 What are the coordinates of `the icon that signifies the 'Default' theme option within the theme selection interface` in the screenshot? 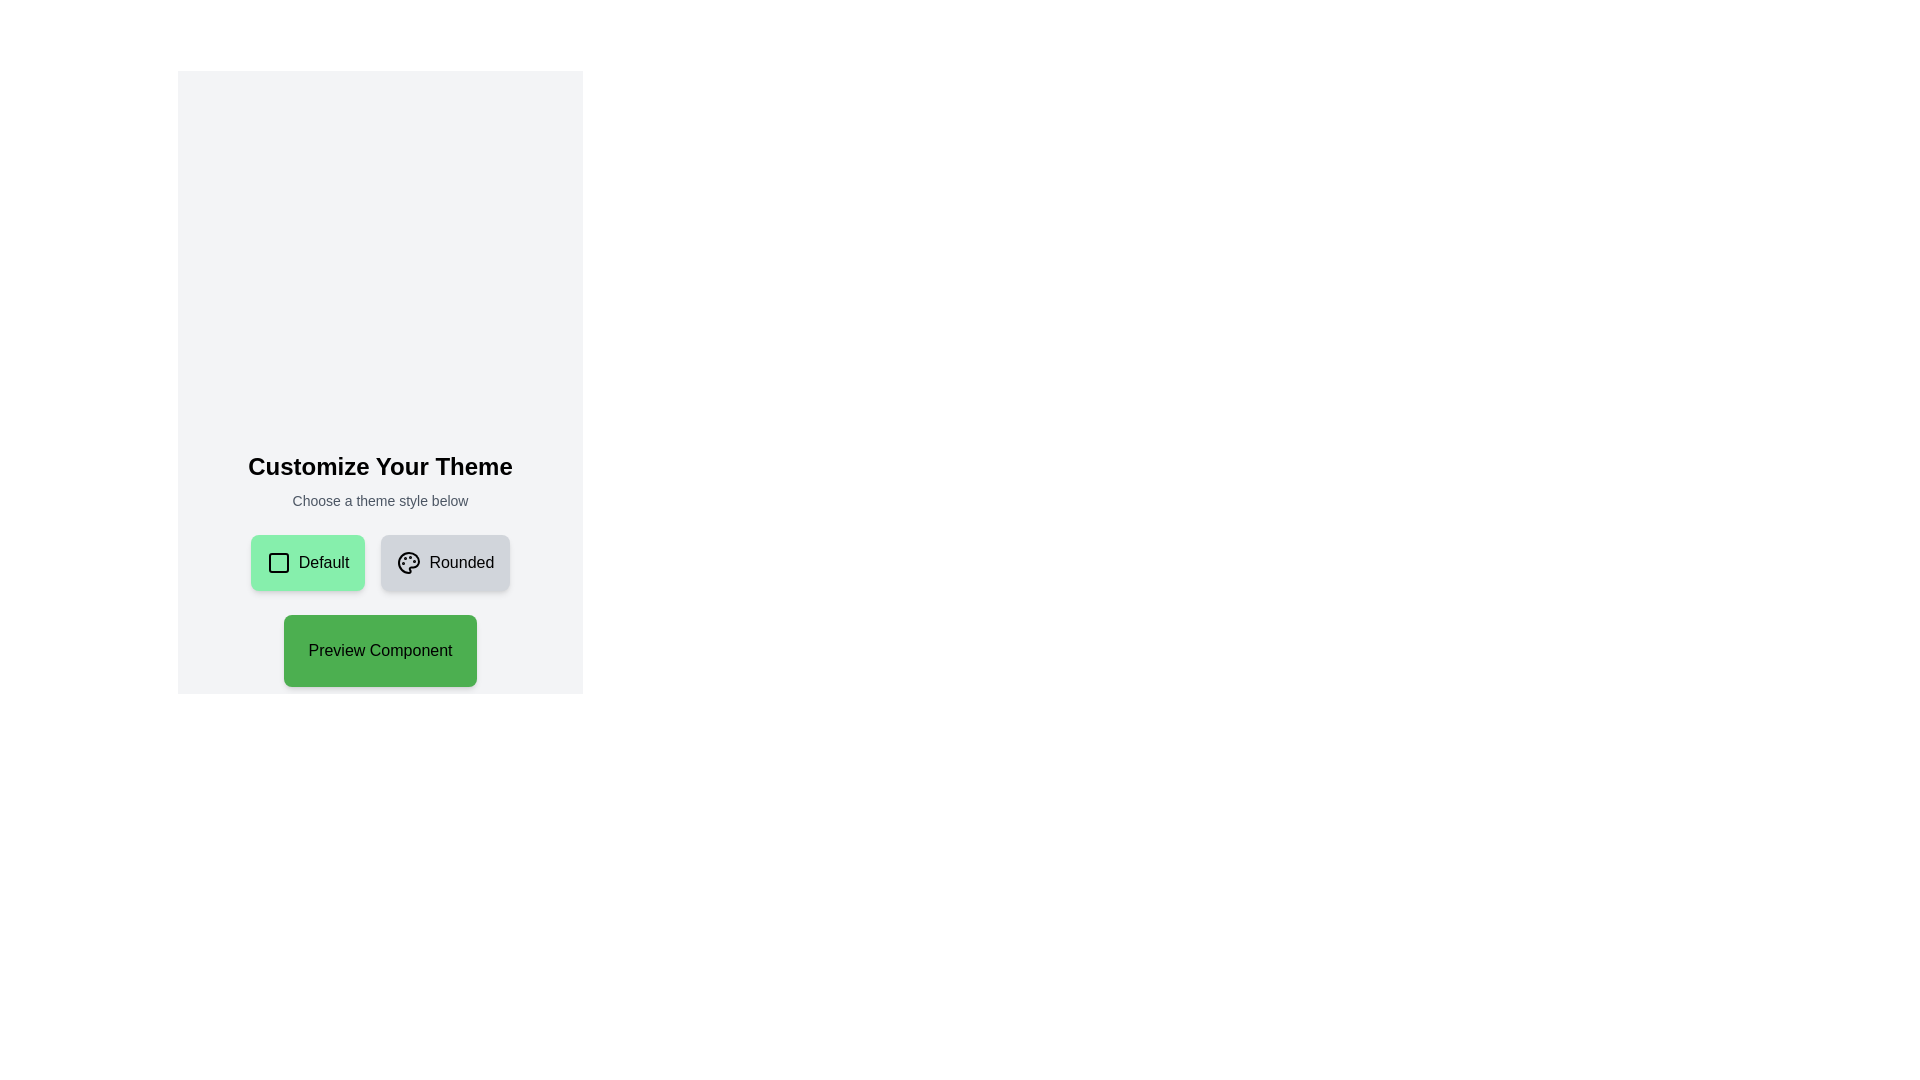 It's located at (277, 563).